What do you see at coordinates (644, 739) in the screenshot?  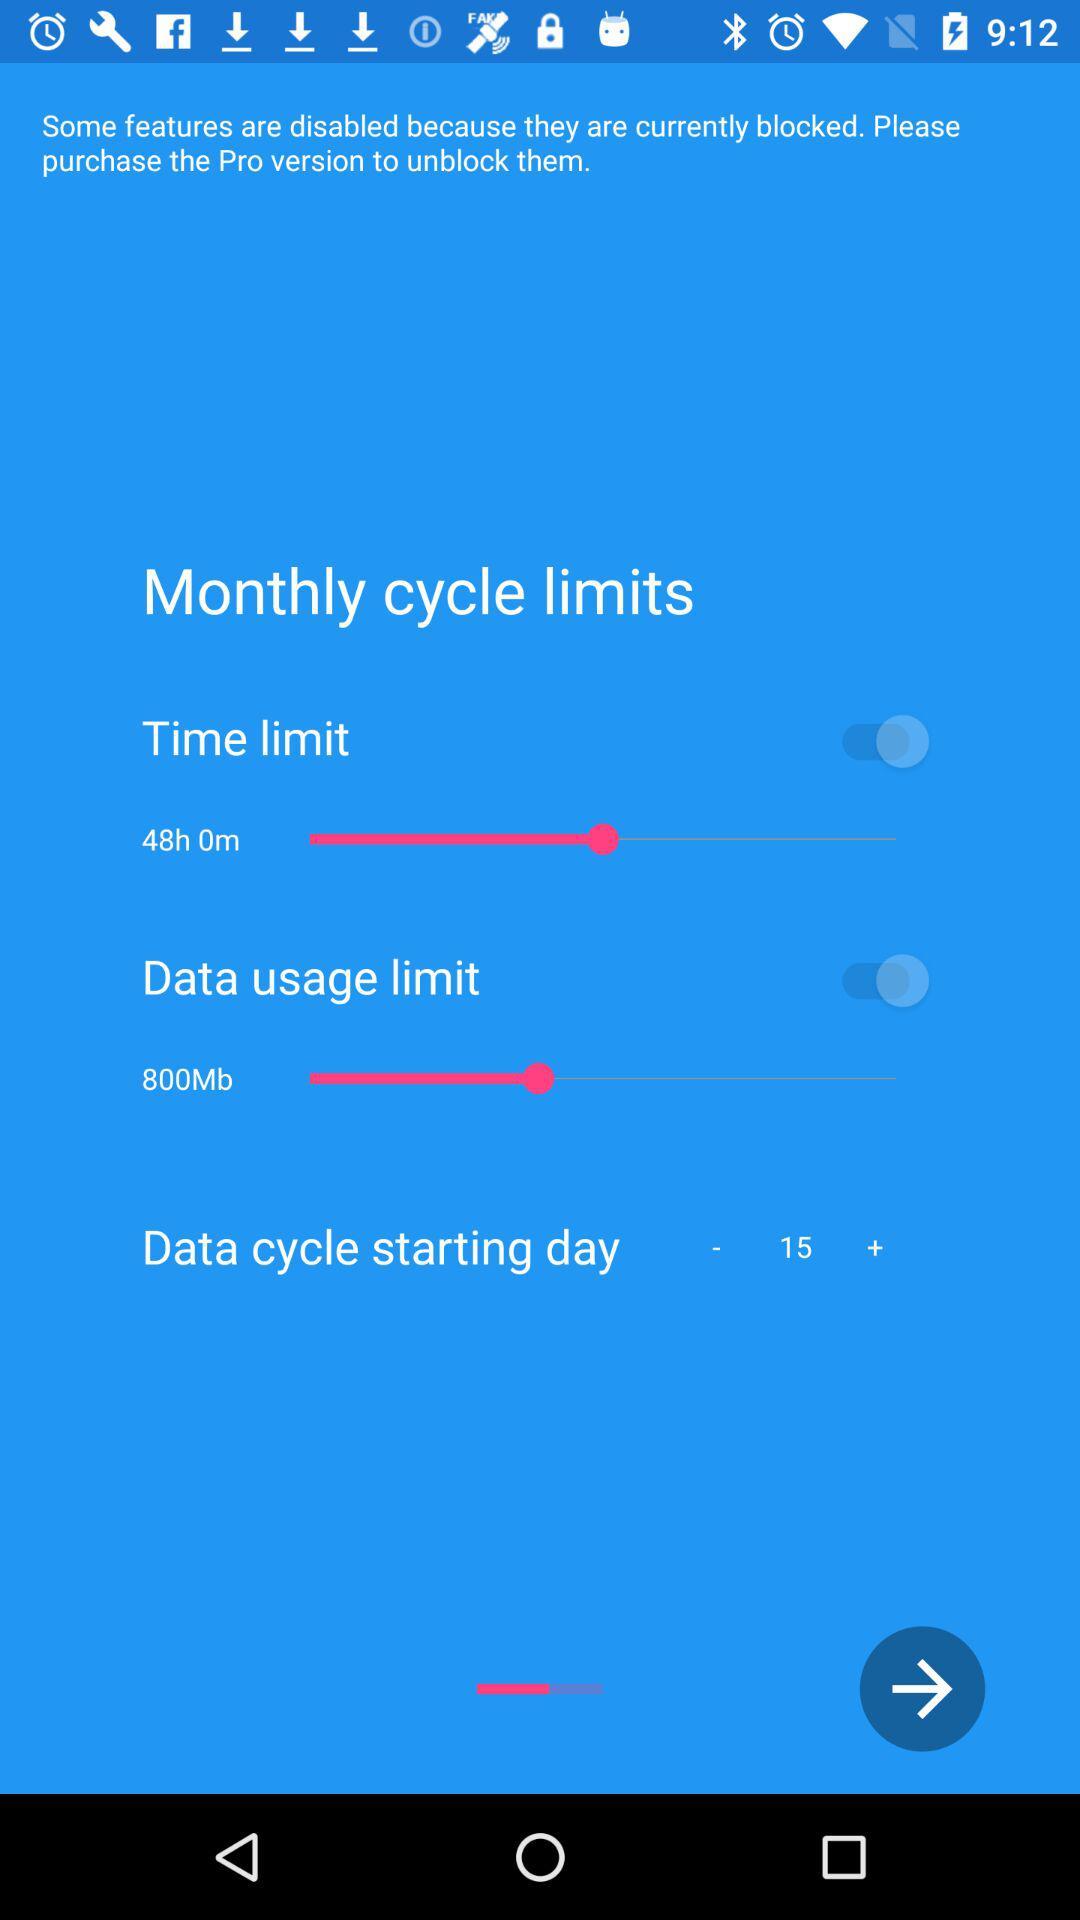 I see `time limit` at bounding box center [644, 739].